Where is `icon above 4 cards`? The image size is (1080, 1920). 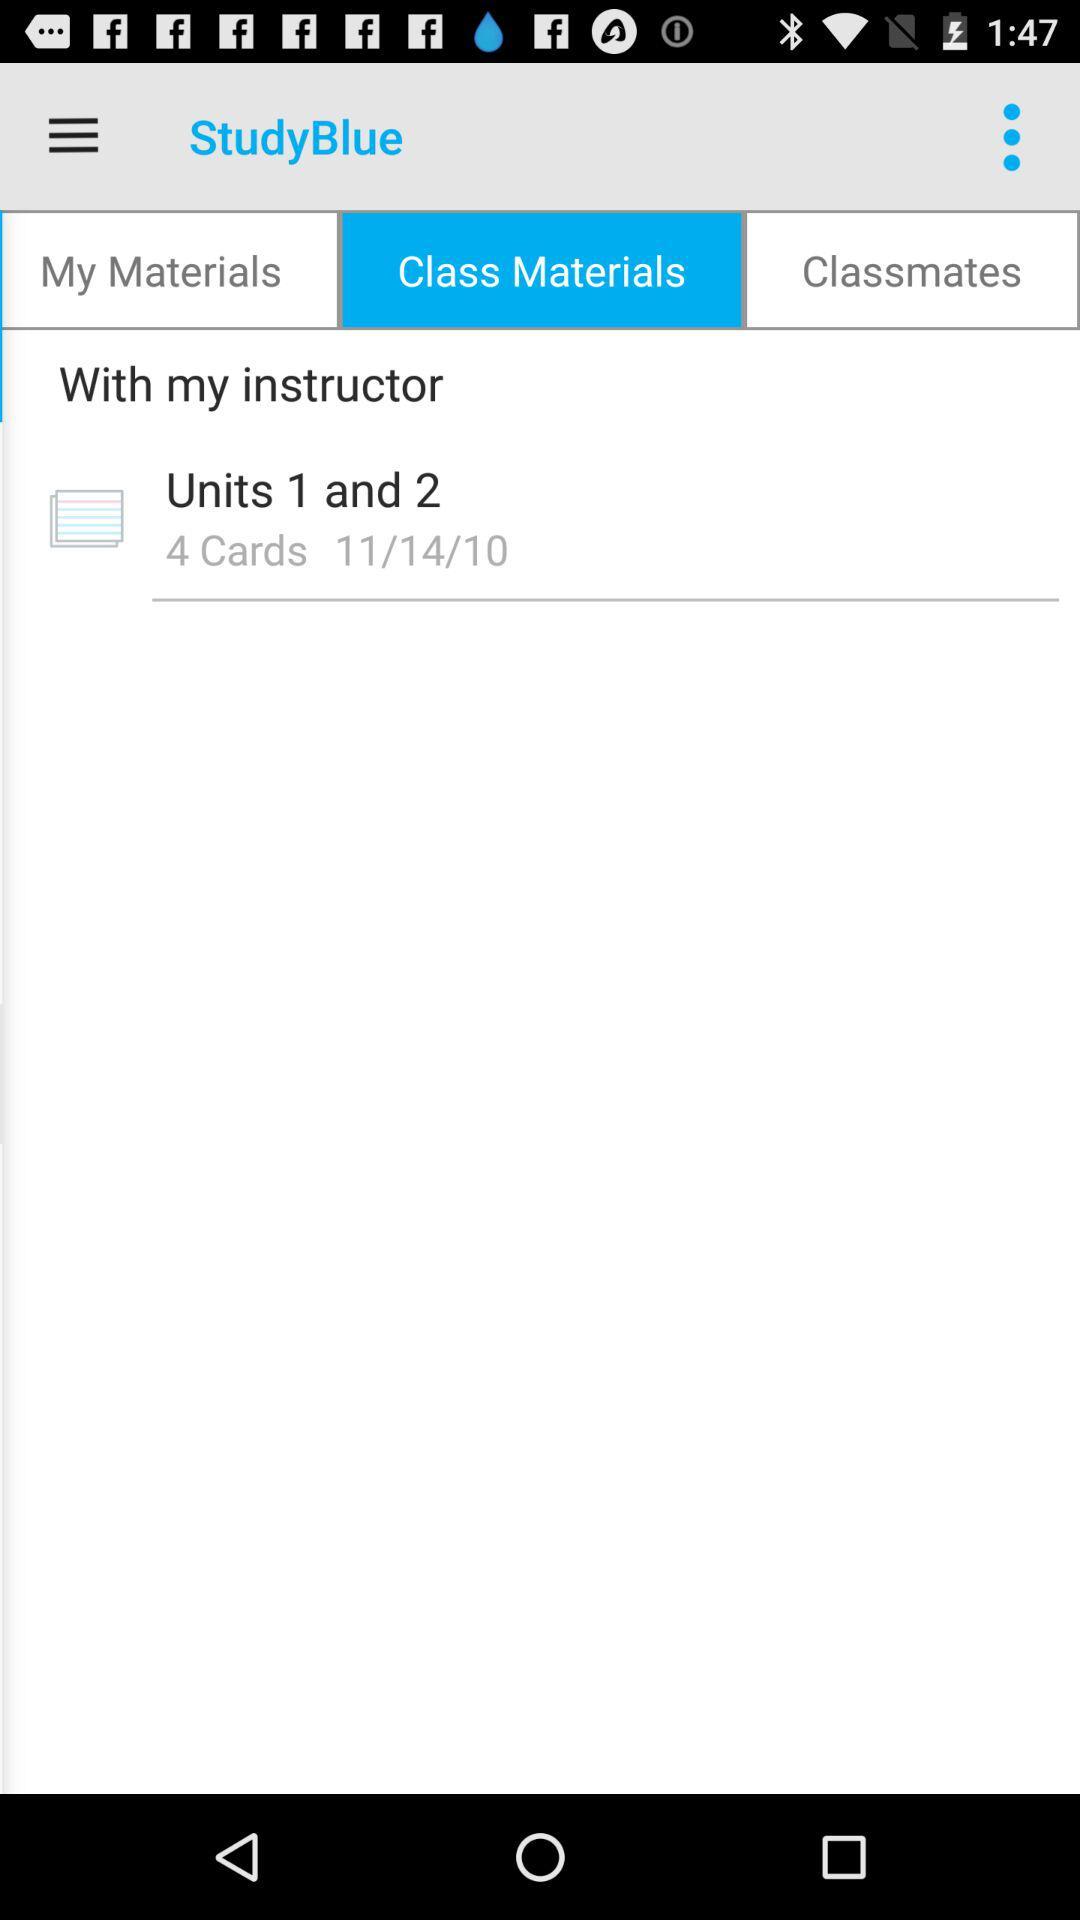 icon above 4 cards is located at coordinates (598, 488).